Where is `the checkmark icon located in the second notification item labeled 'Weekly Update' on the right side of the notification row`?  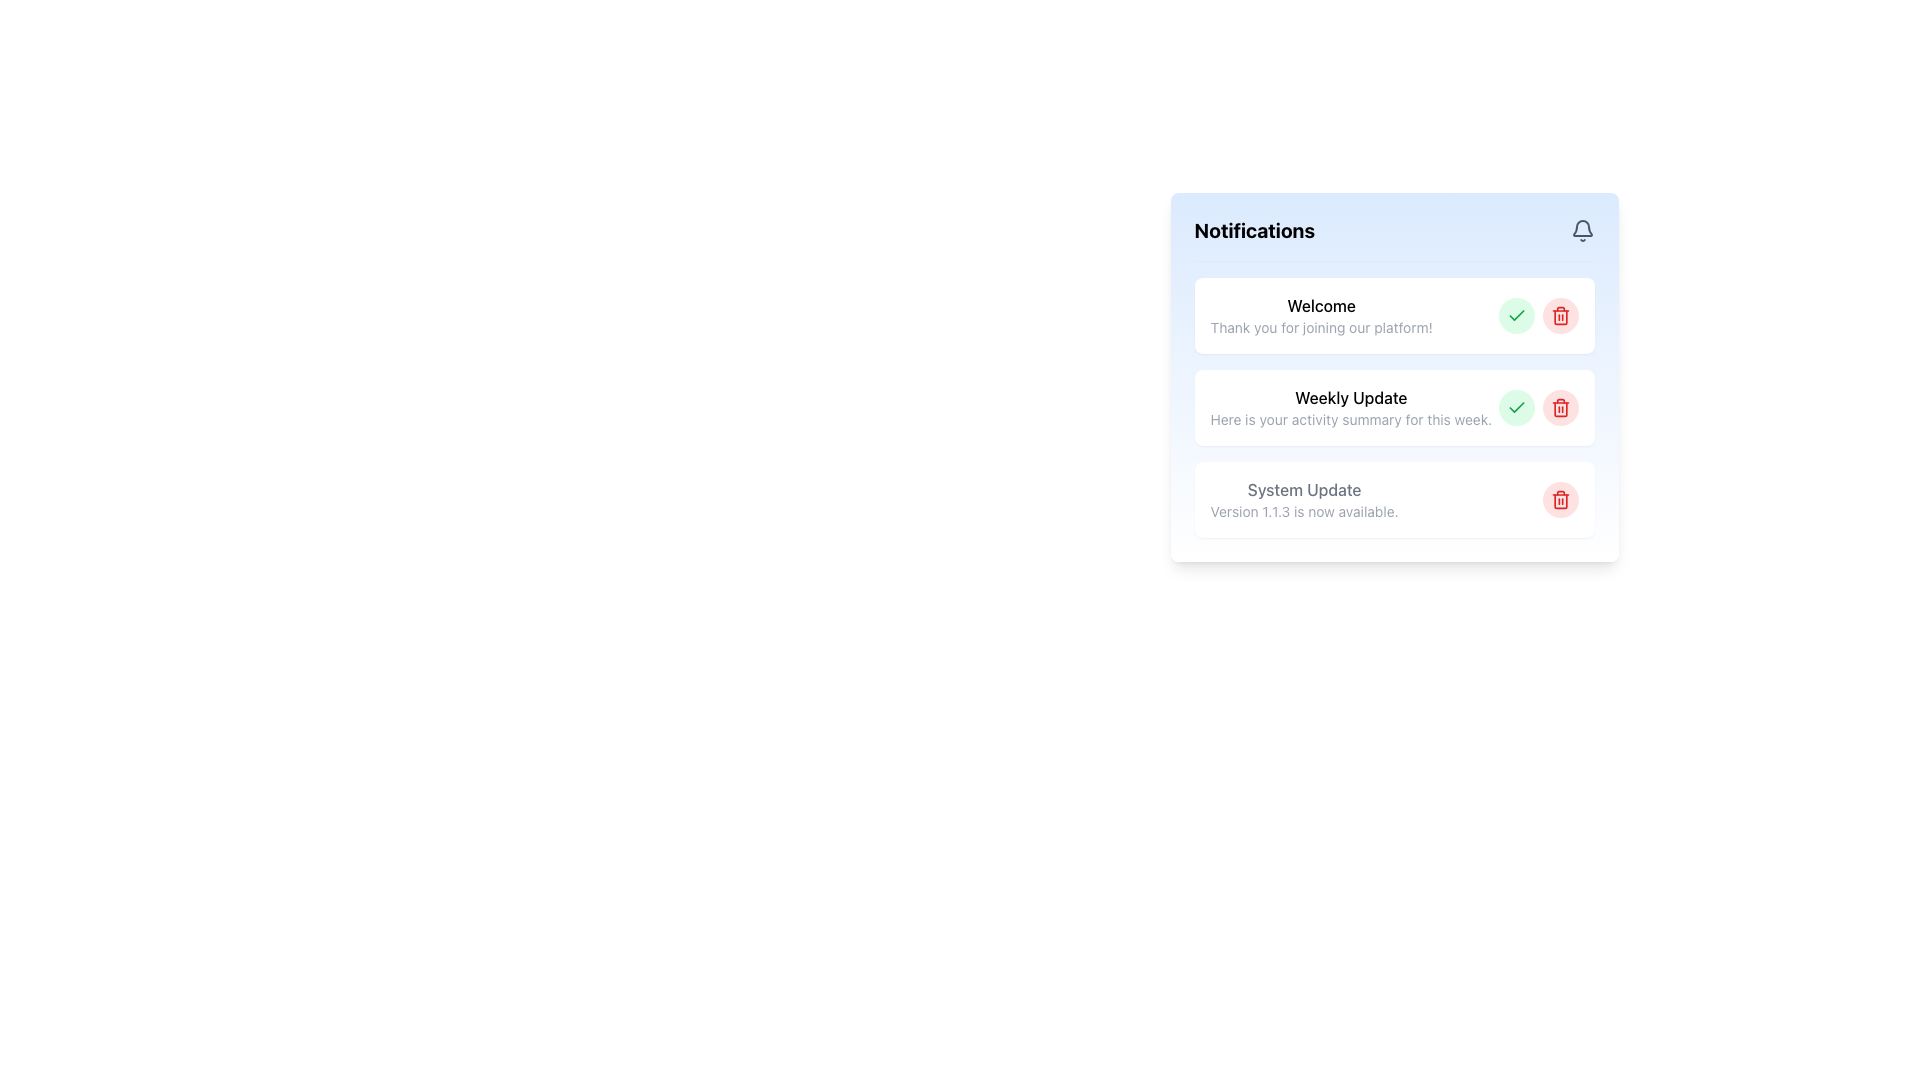
the checkmark icon located in the second notification item labeled 'Weekly Update' on the right side of the notification row is located at coordinates (1516, 407).